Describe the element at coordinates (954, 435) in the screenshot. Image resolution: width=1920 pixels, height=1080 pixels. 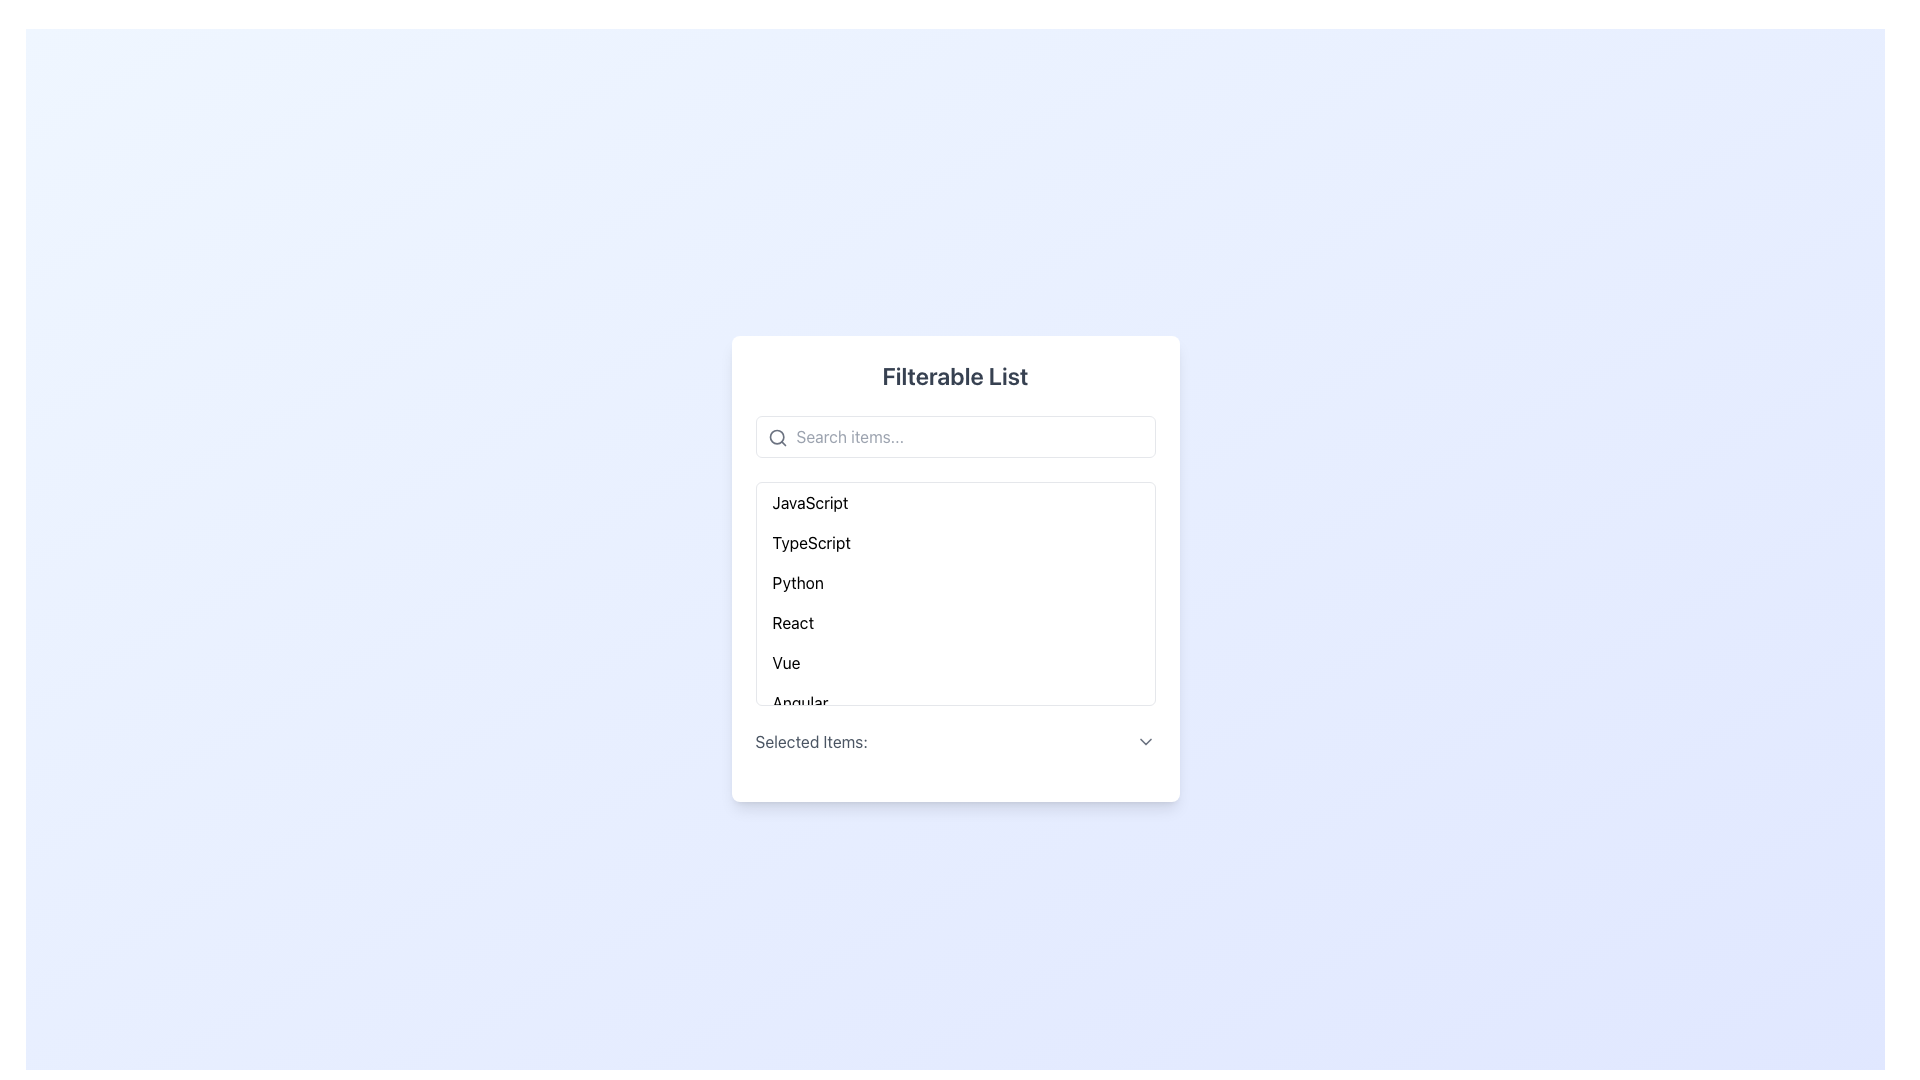
I see `the search bar located in the 'Filterable List' section to begin typing` at that location.